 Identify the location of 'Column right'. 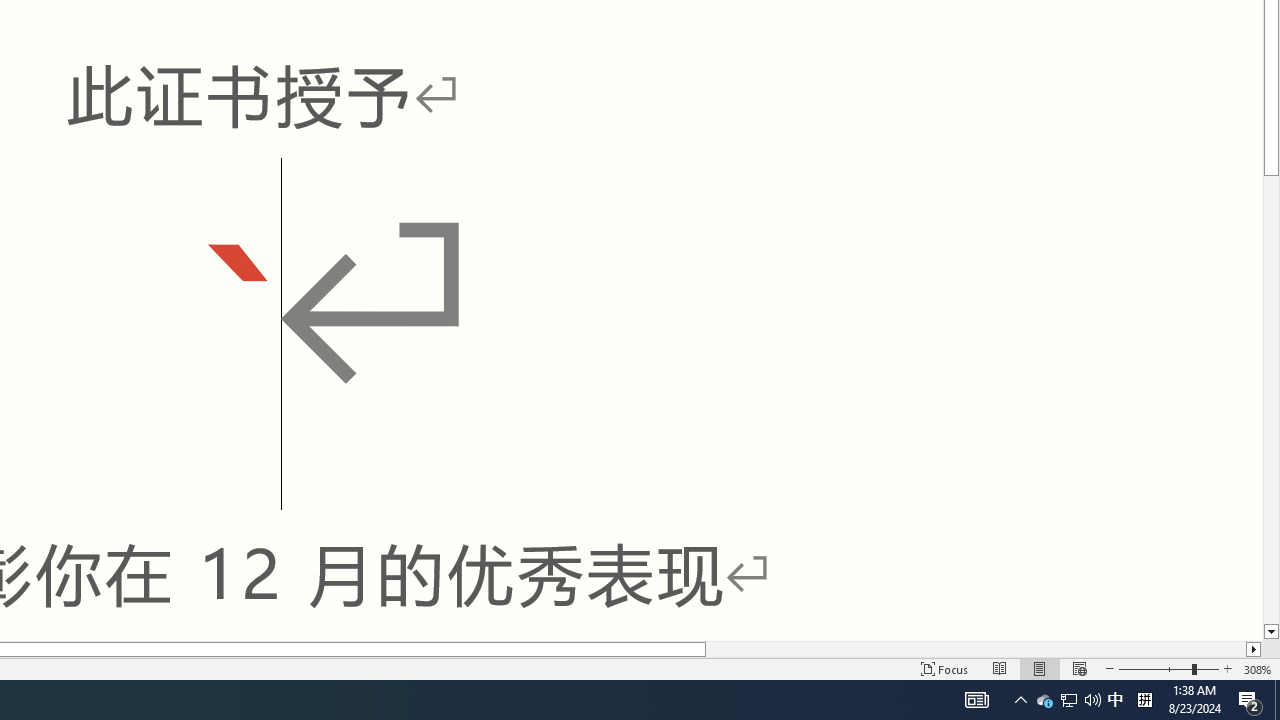
(1253, 649).